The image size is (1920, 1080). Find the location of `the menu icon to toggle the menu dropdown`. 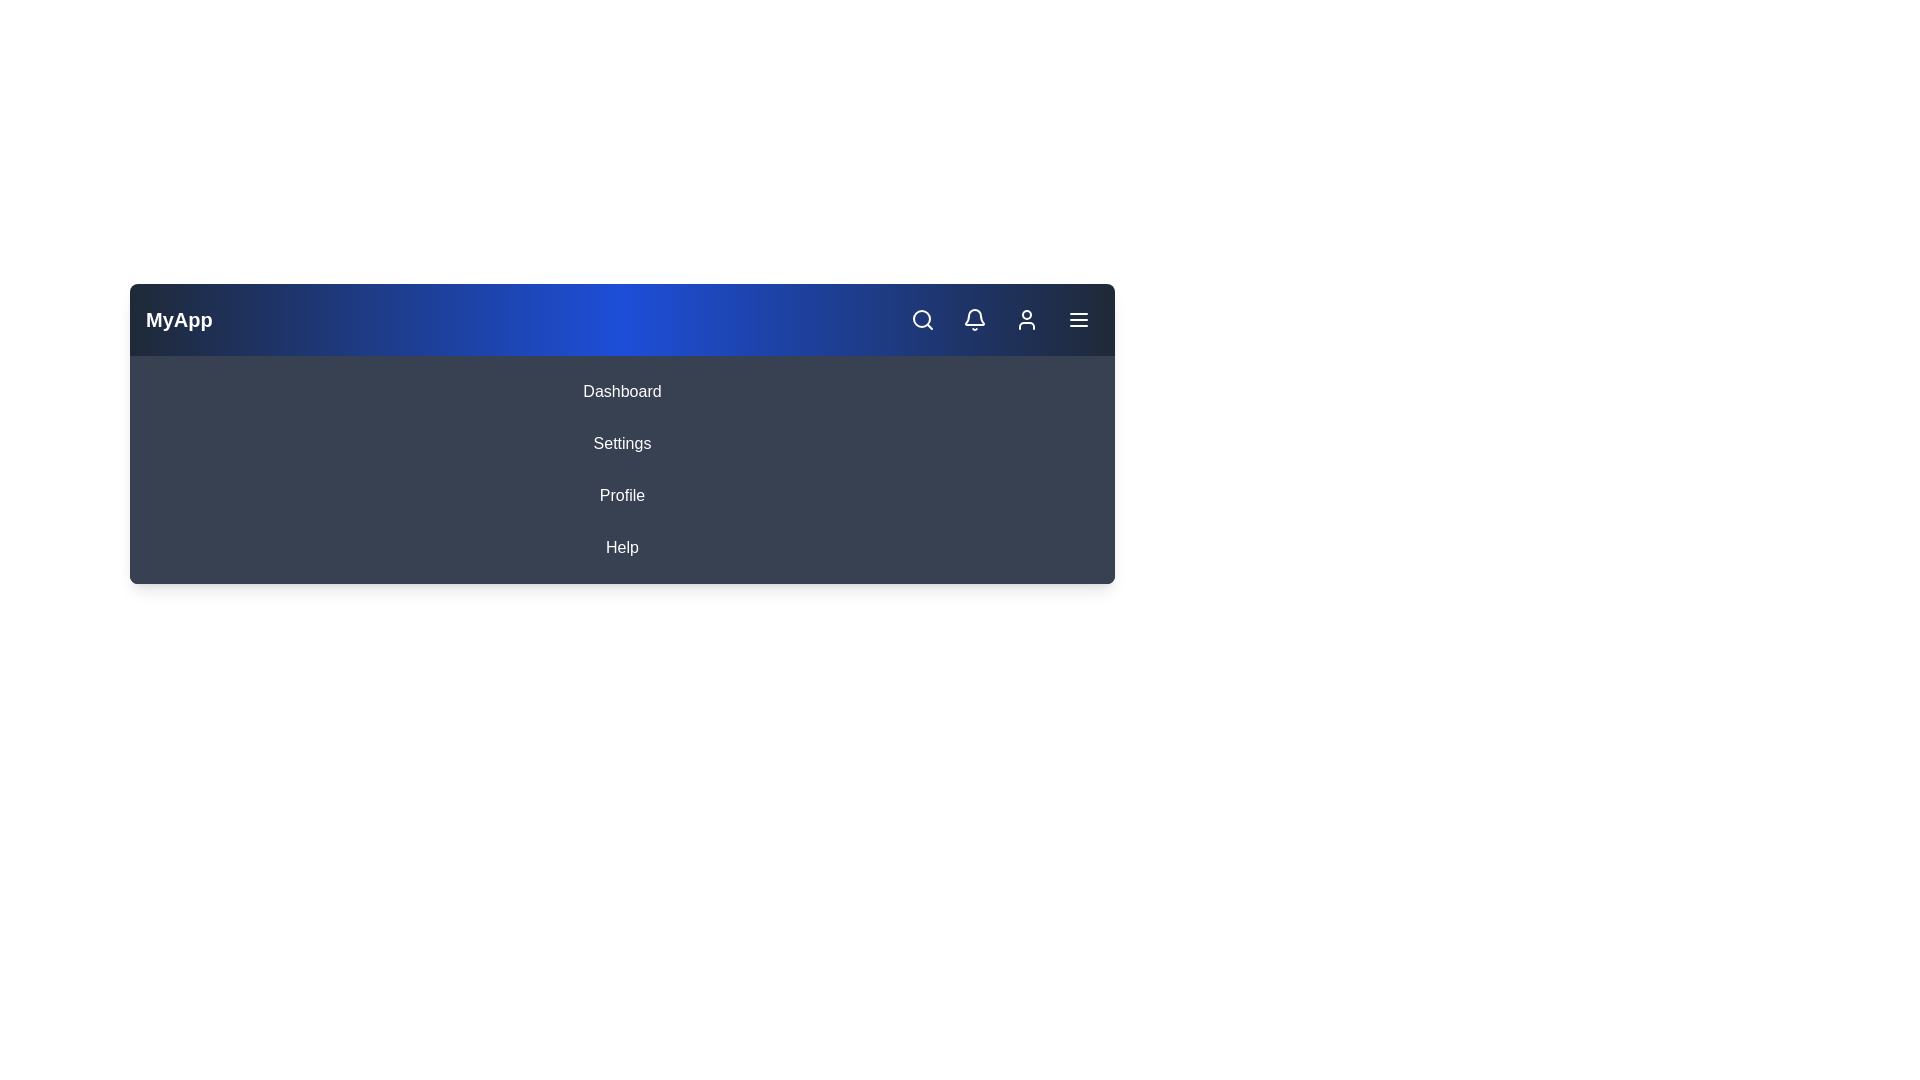

the menu icon to toggle the menu dropdown is located at coordinates (1078, 319).